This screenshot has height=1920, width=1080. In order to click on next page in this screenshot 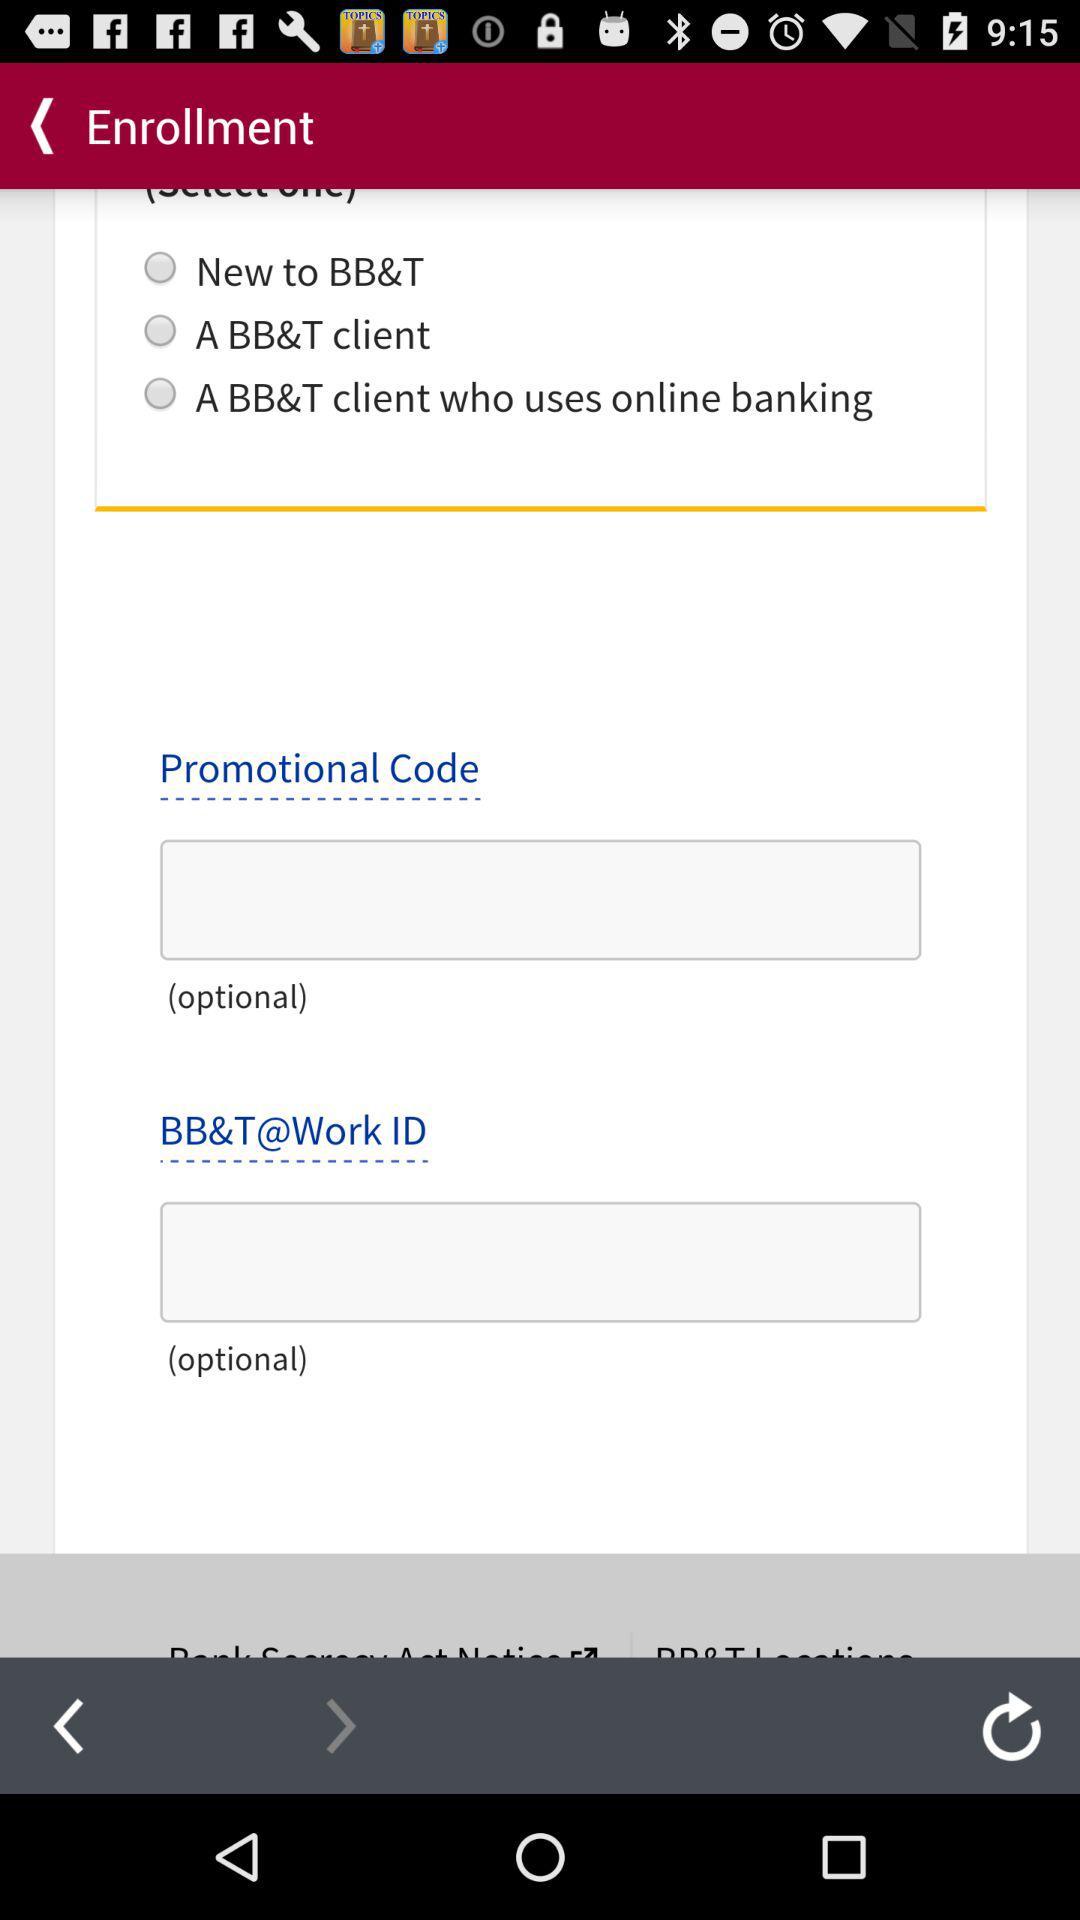, I will do `click(340, 1724)`.